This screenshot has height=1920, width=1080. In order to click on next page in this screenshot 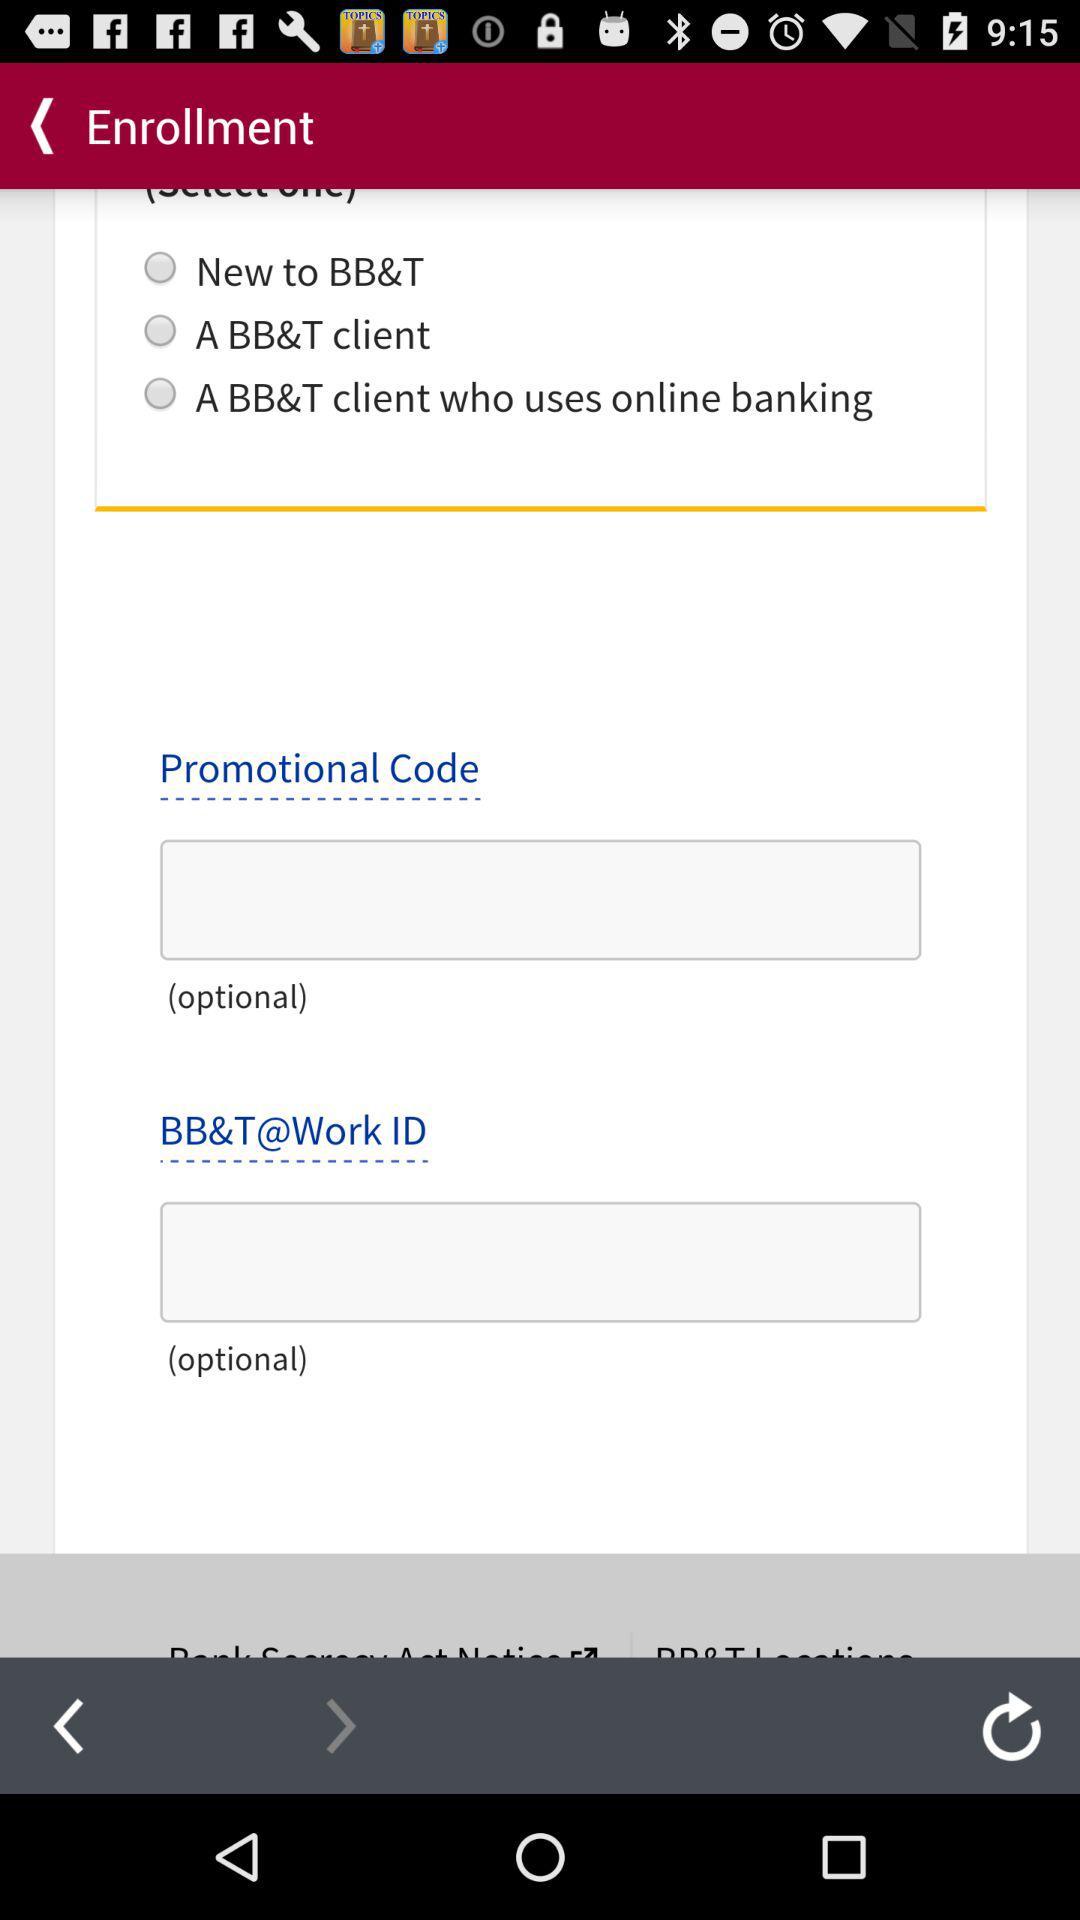, I will do `click(340, 1724)`.